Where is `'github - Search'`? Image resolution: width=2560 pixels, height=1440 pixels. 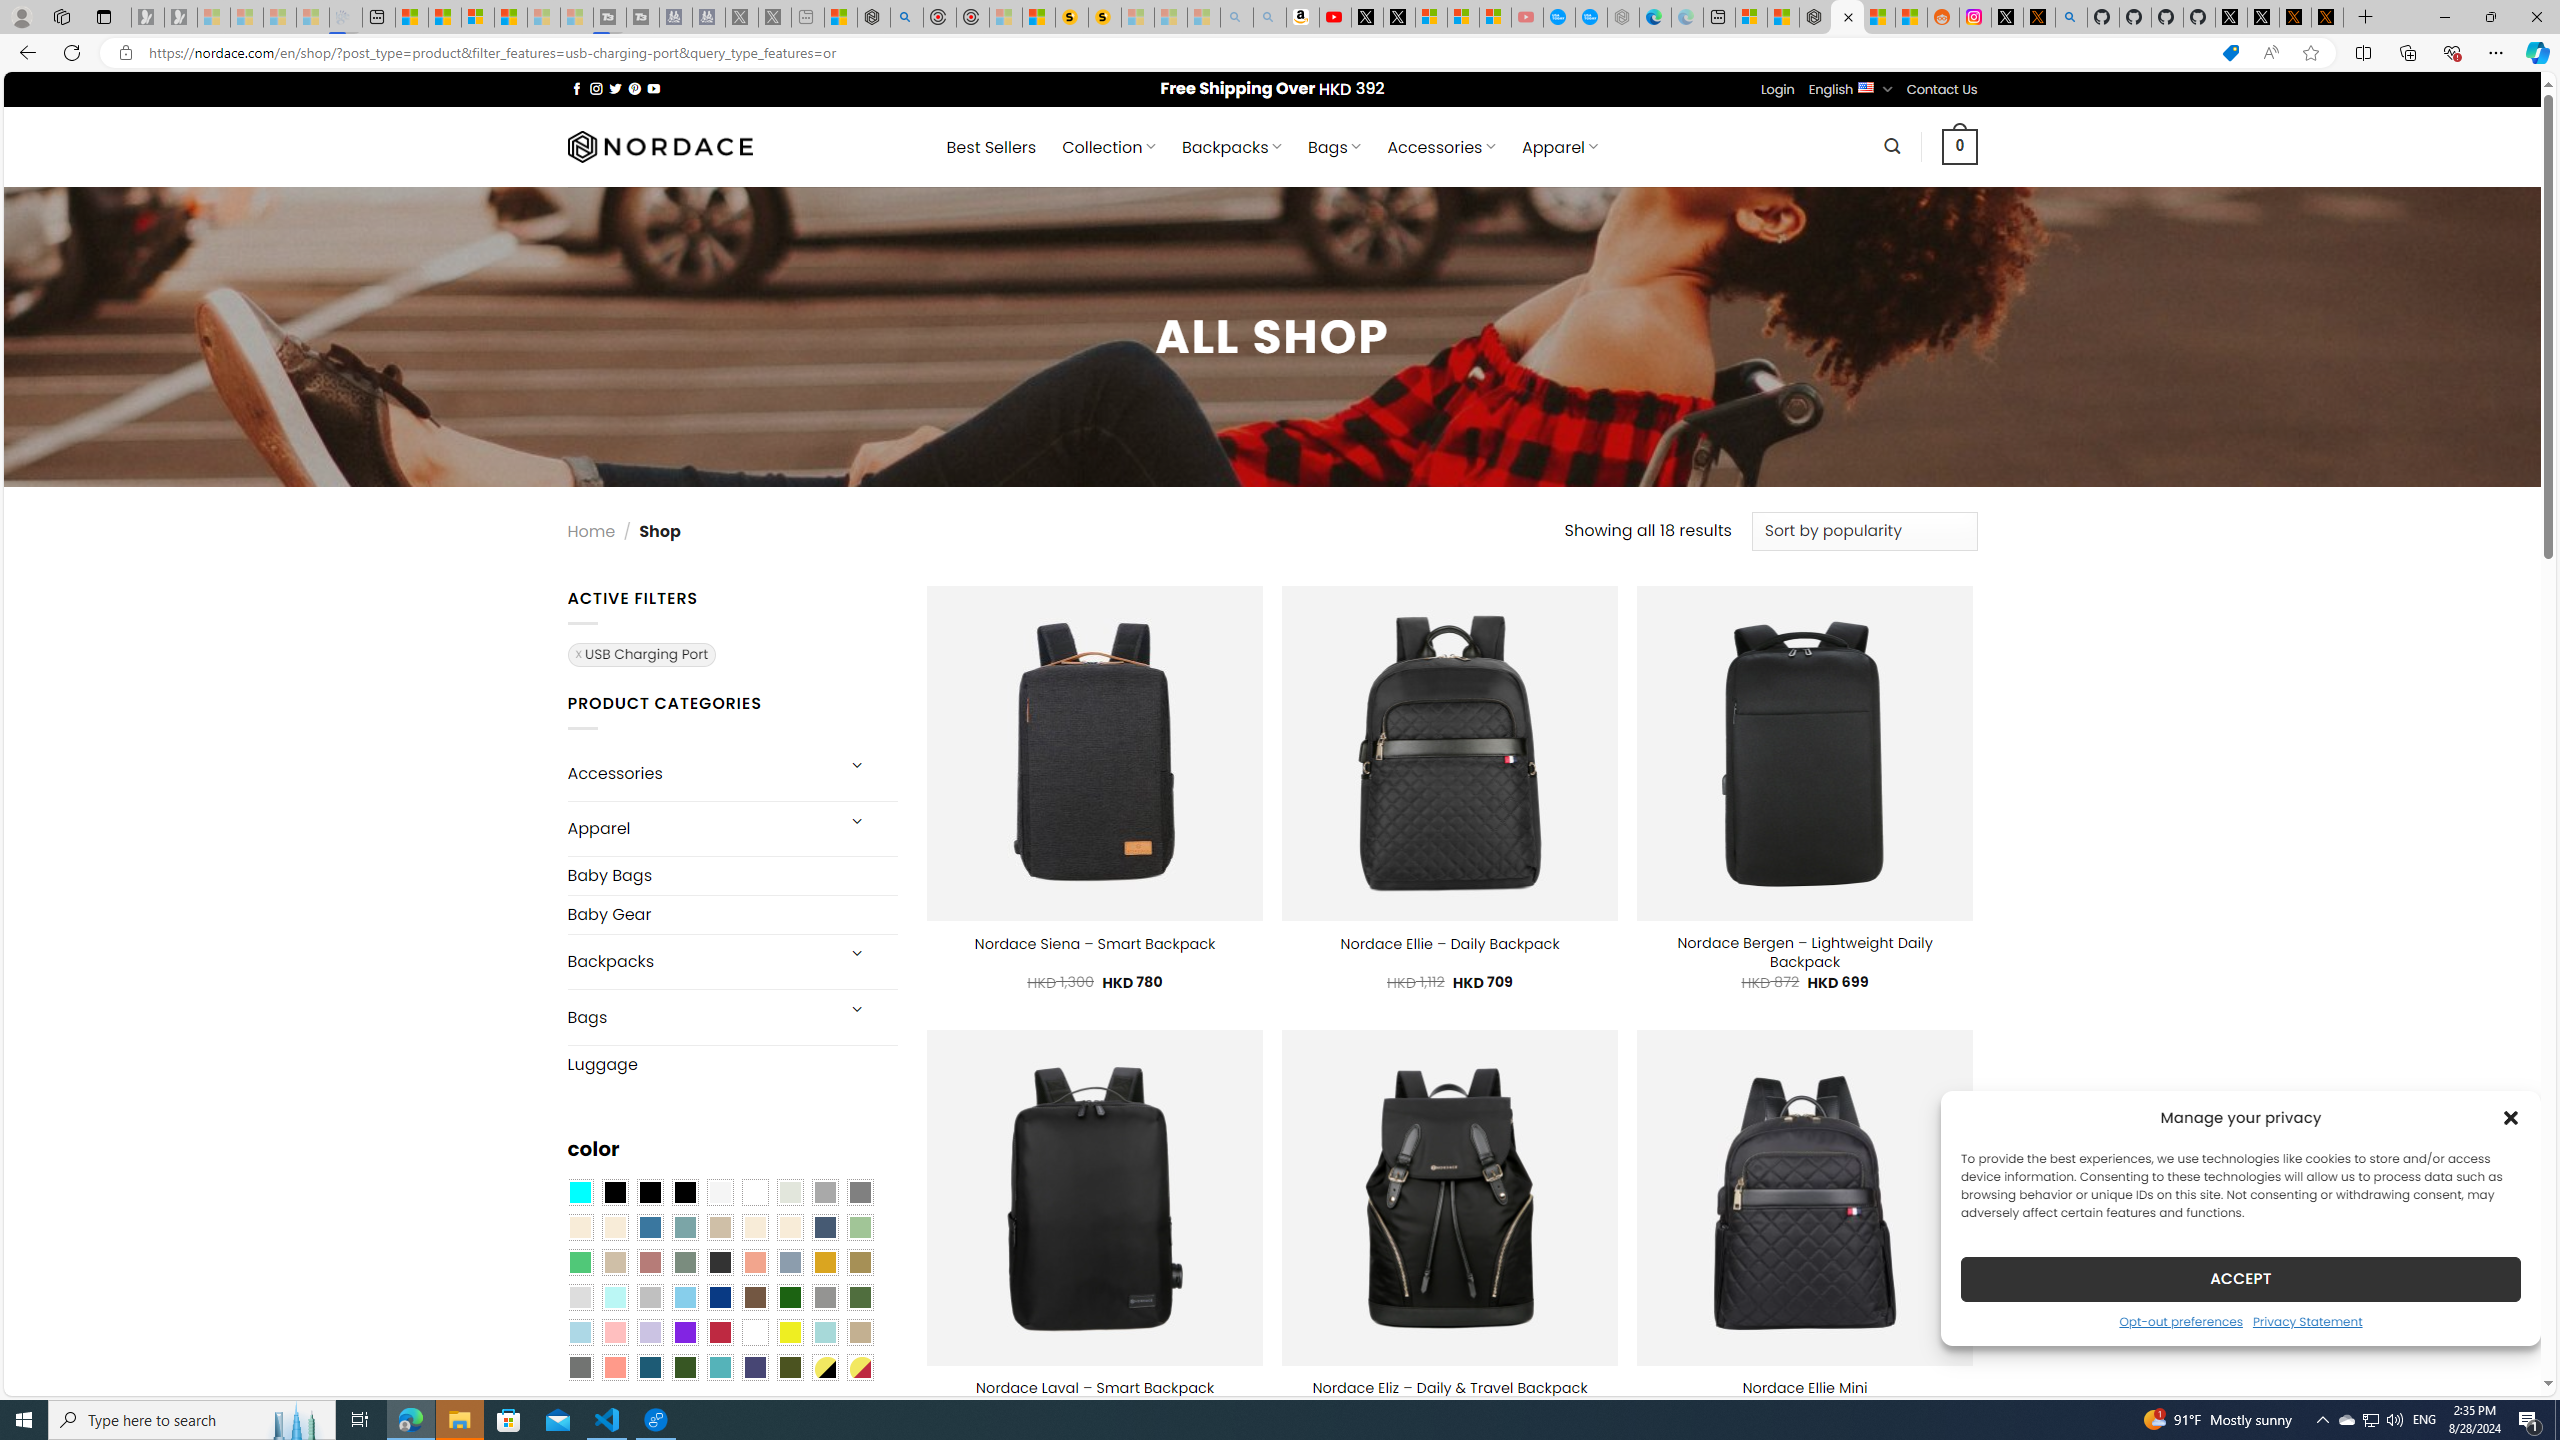 'github - Search' is located at coordinates (2071, 16).